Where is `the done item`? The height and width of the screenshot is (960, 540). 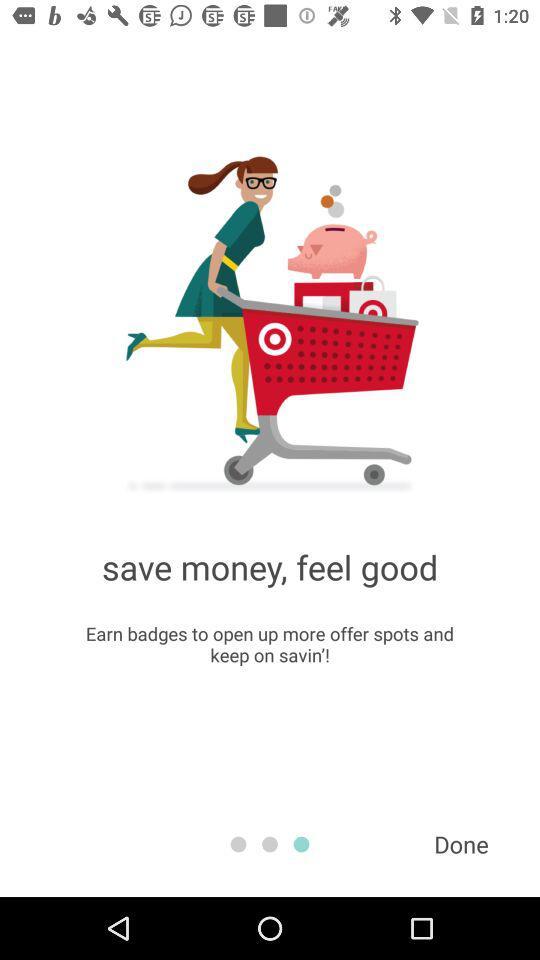 the done item is located at coordinates (461, 843).